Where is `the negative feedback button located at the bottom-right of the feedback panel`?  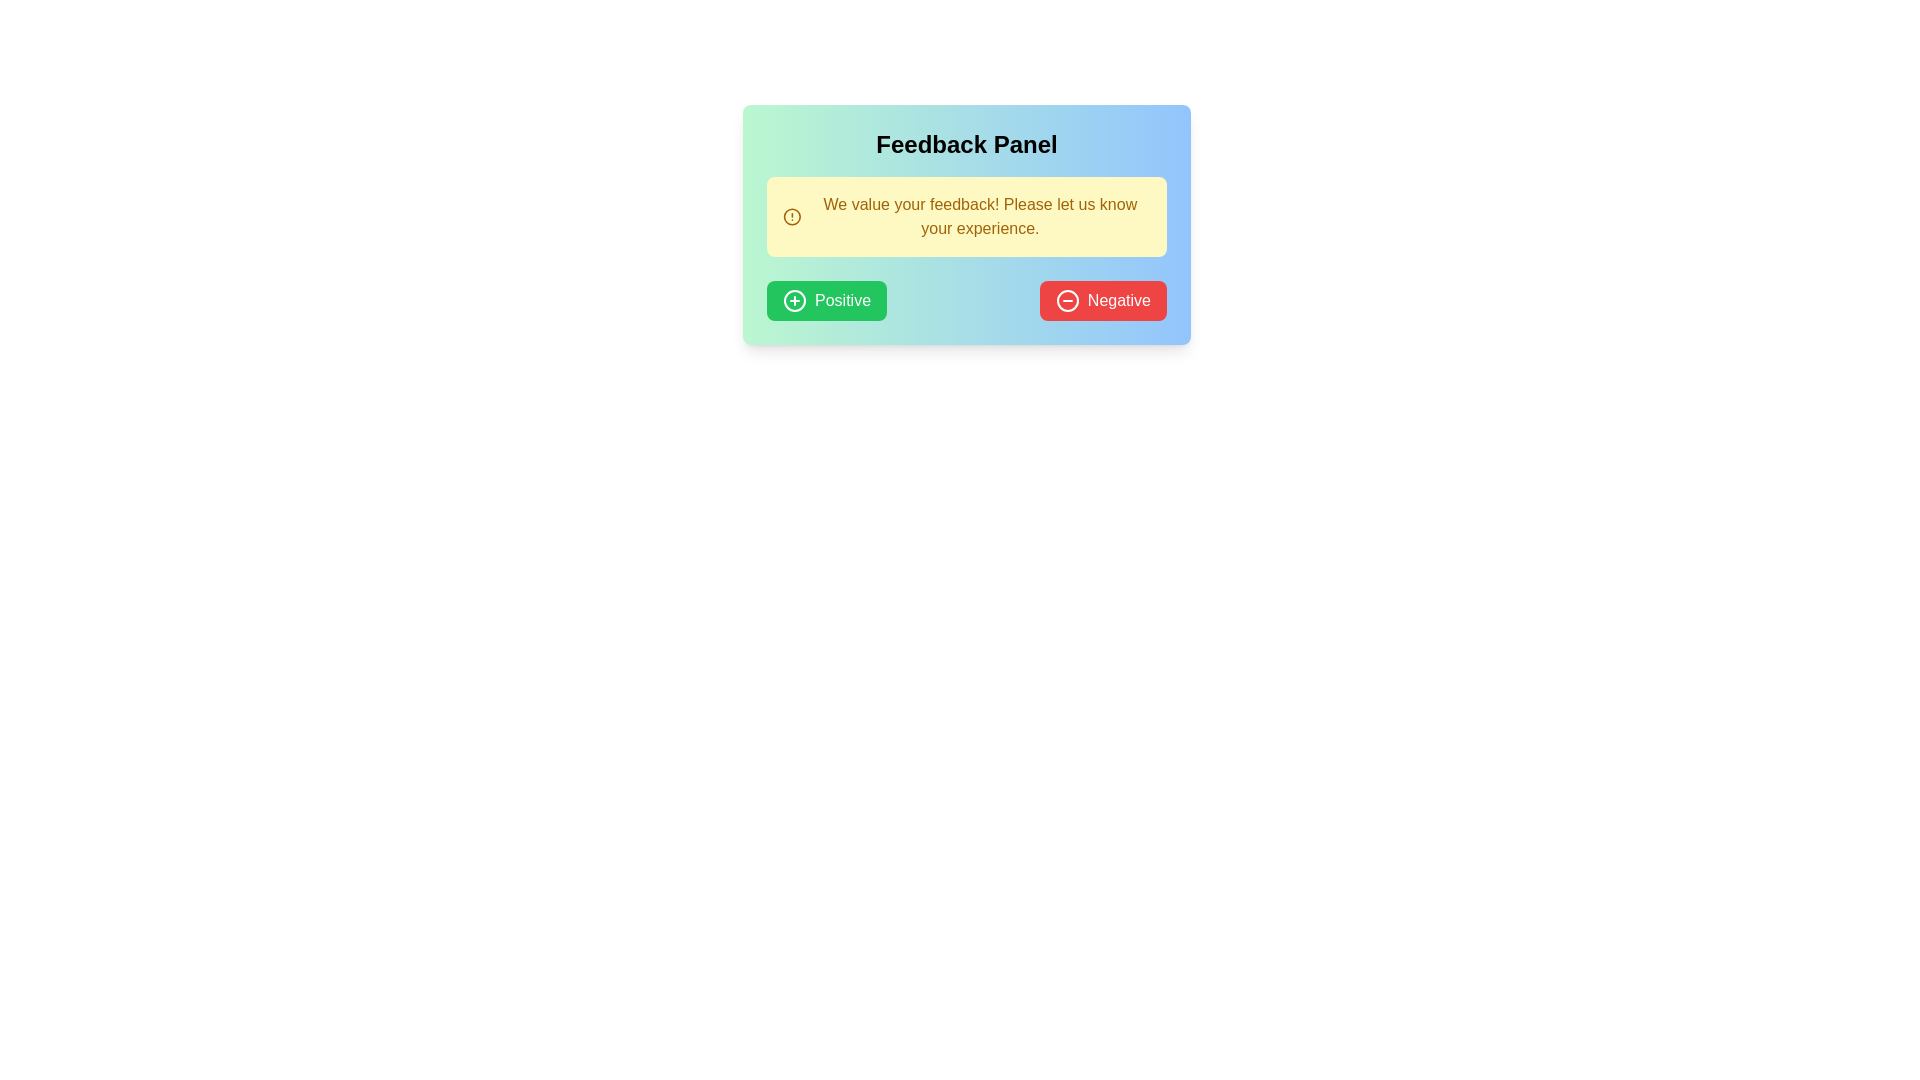
the negative feedback button located at the bottom-right of the feedback panel is located at coordinates (1102, 300).